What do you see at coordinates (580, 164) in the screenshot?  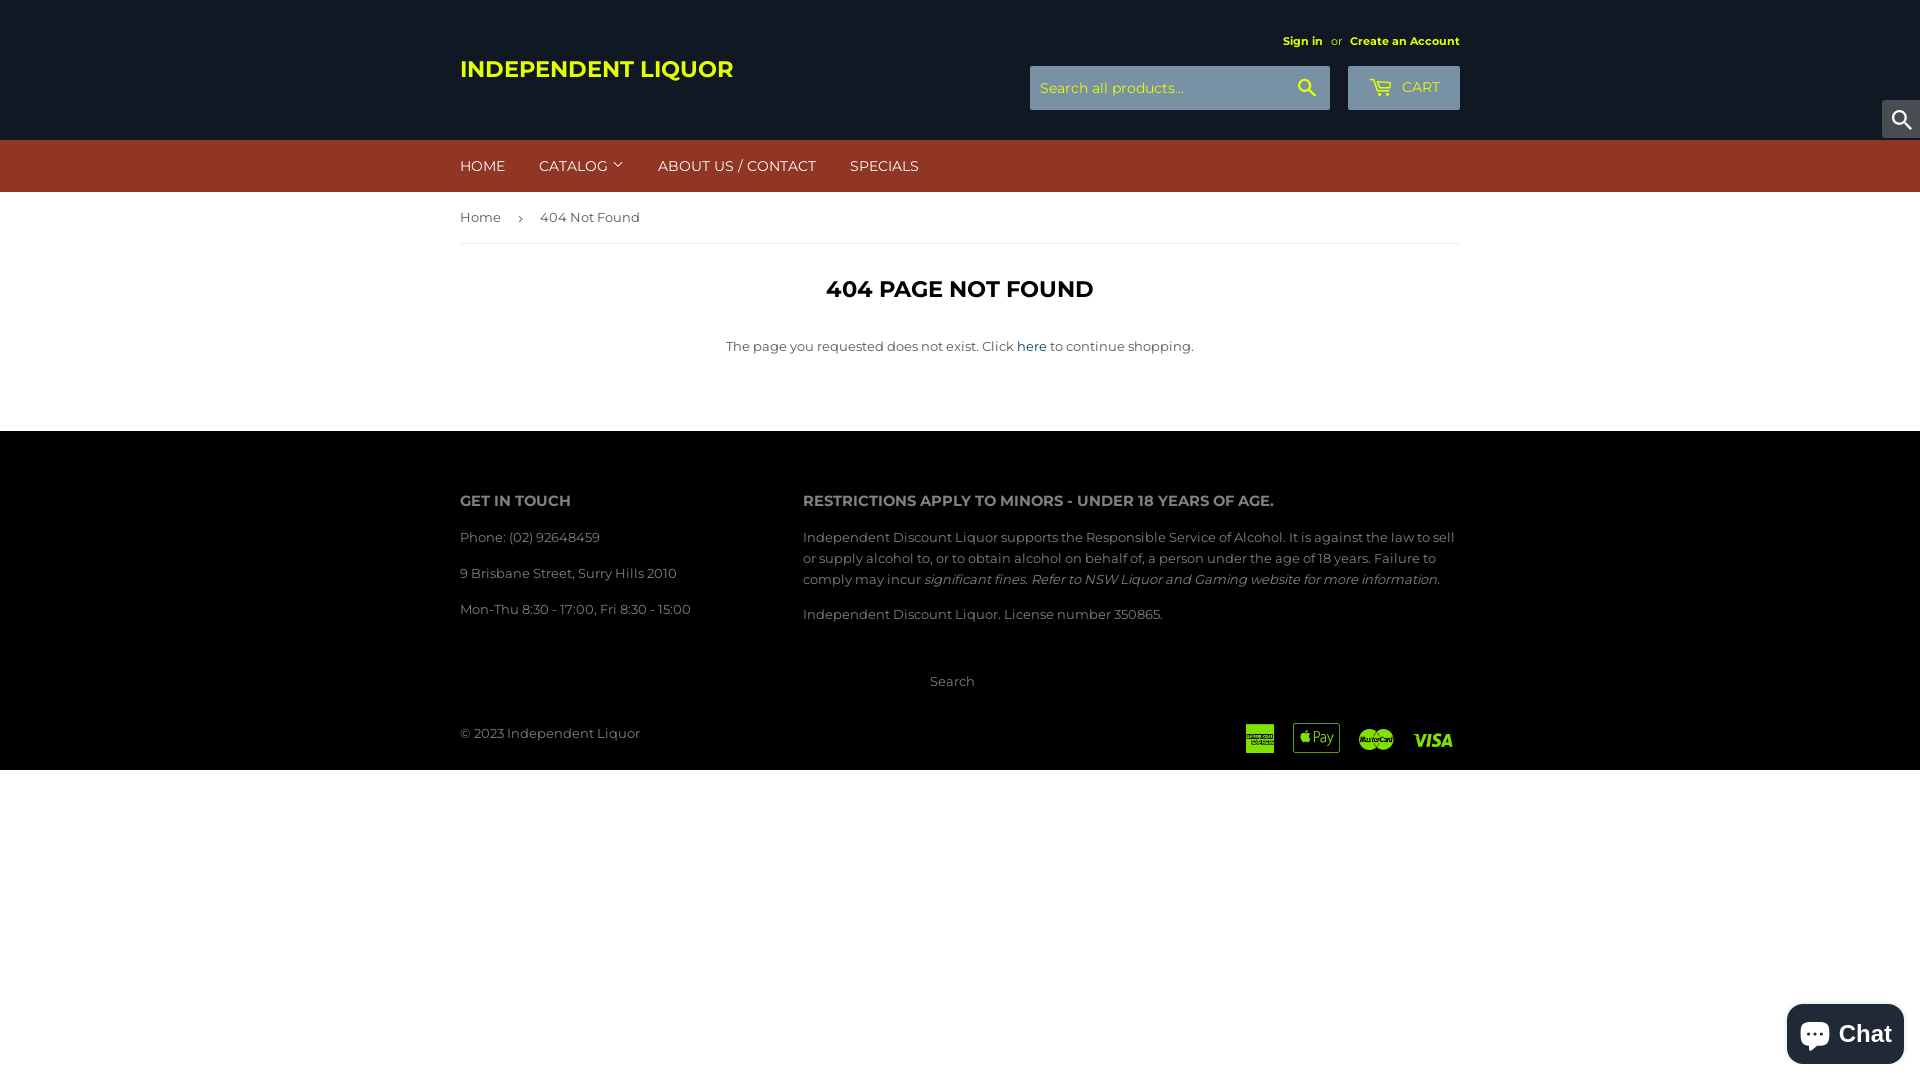 I see `'CATALOG'` at bounding box center [580, 164].